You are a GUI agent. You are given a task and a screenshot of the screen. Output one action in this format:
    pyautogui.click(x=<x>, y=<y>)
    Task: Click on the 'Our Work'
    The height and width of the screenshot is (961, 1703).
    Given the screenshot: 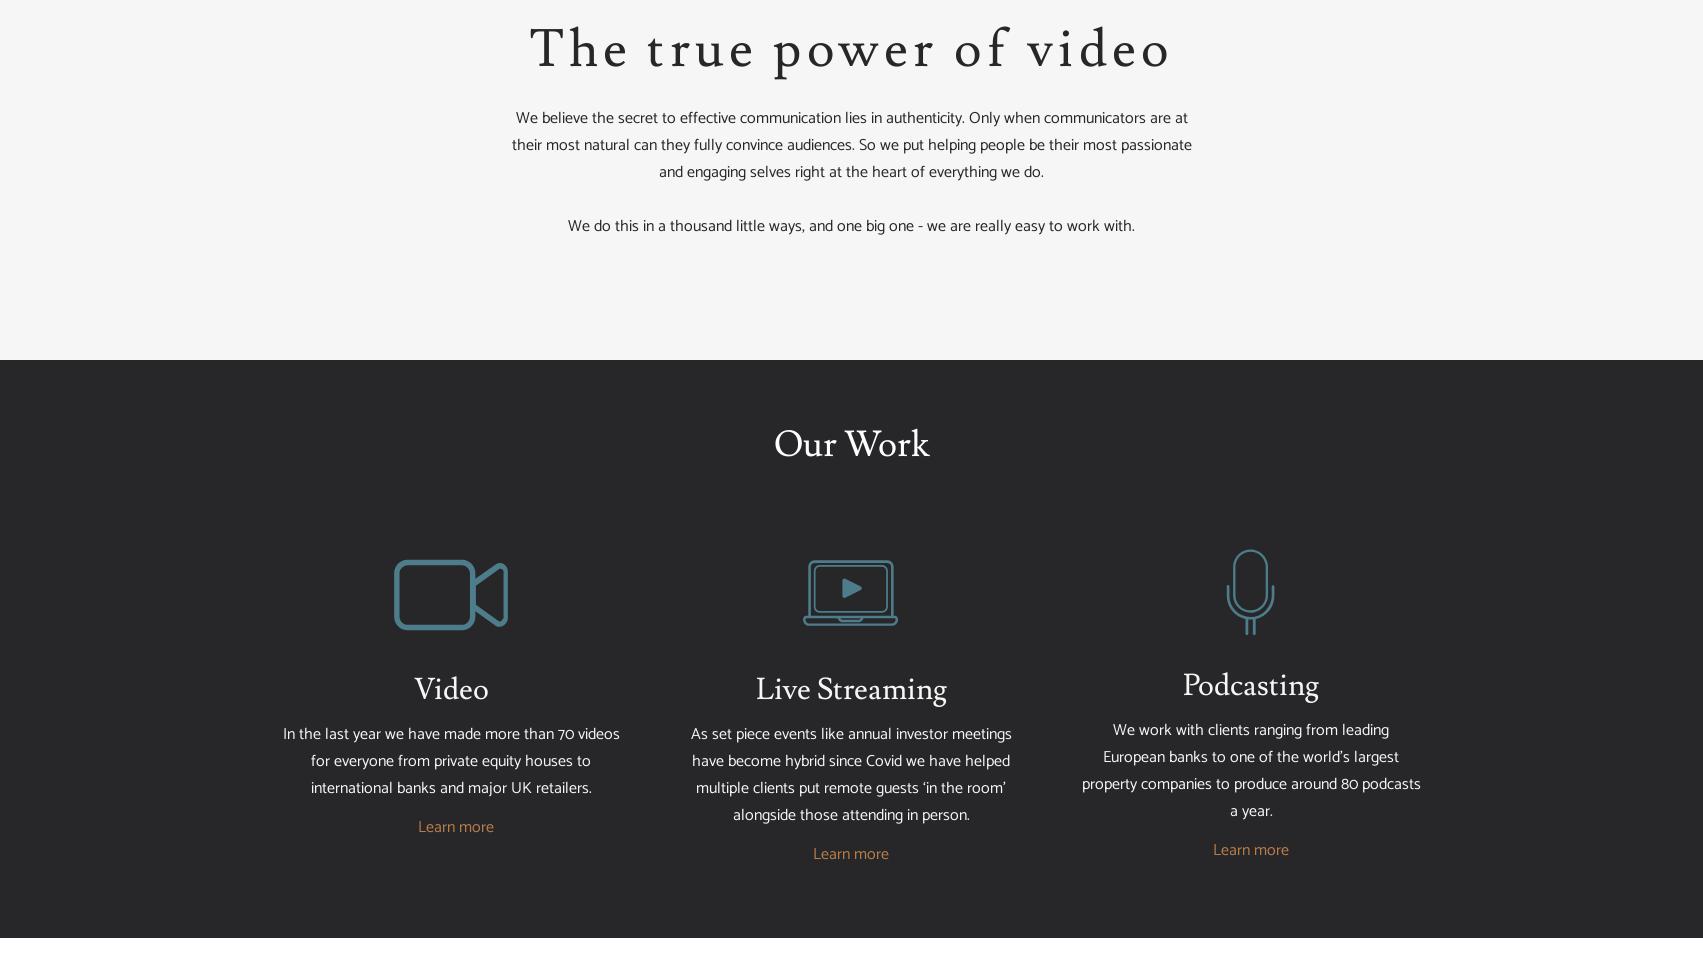 What is the action you would take?
    pyautogui.click(x=851, y=444)
    